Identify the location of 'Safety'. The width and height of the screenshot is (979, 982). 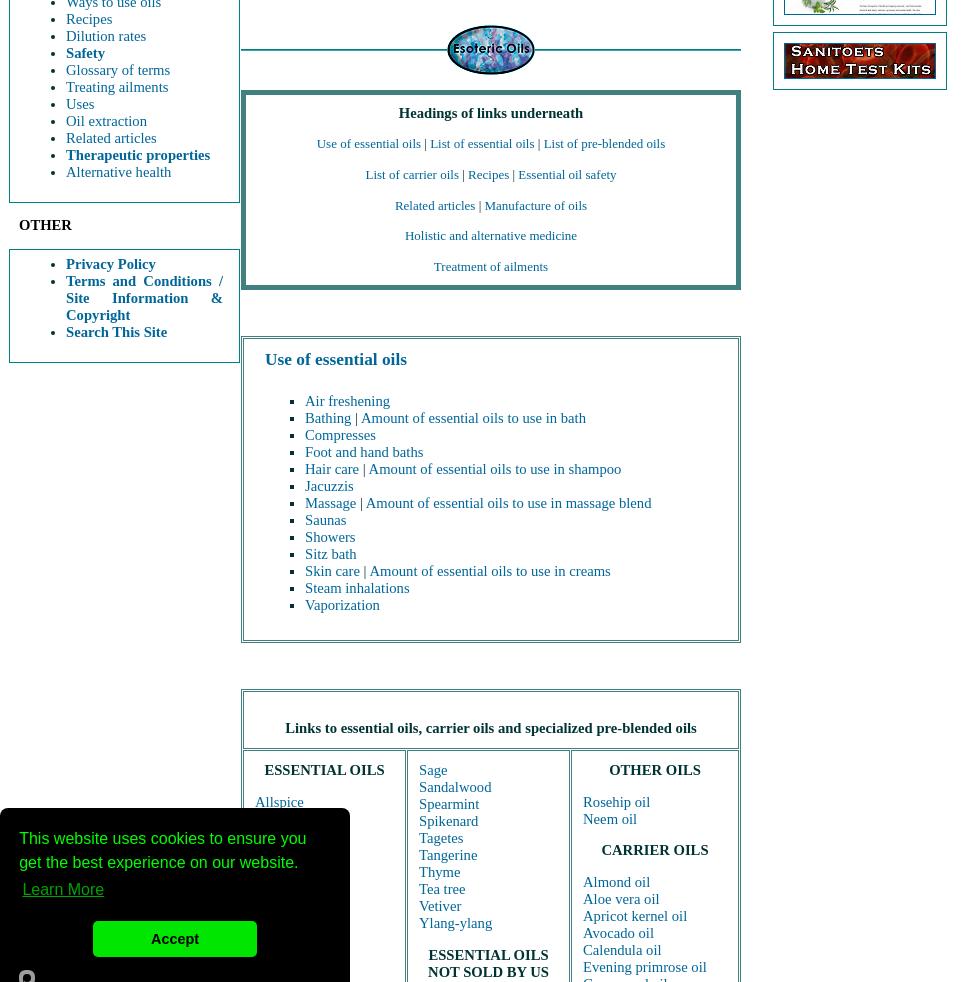
(85, 51).